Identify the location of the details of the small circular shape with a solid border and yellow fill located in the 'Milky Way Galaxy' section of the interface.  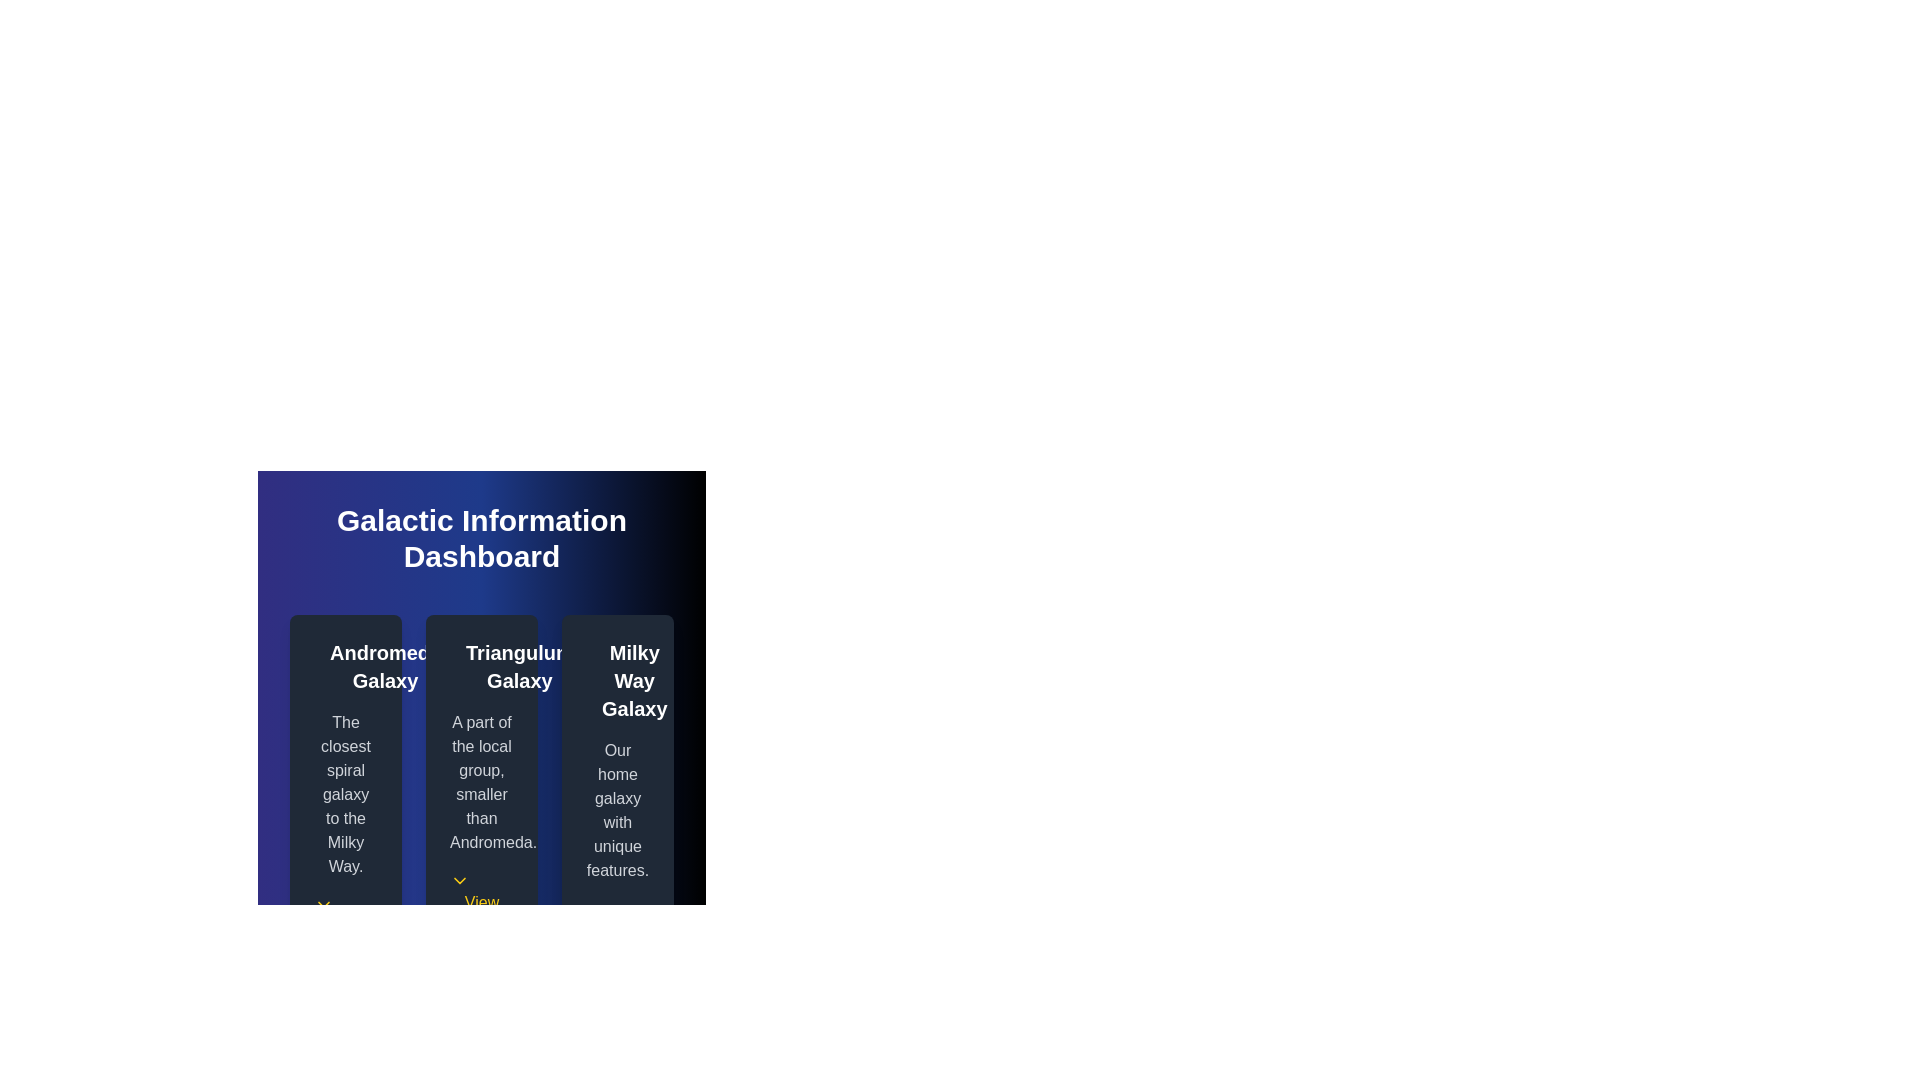
(597, 676).